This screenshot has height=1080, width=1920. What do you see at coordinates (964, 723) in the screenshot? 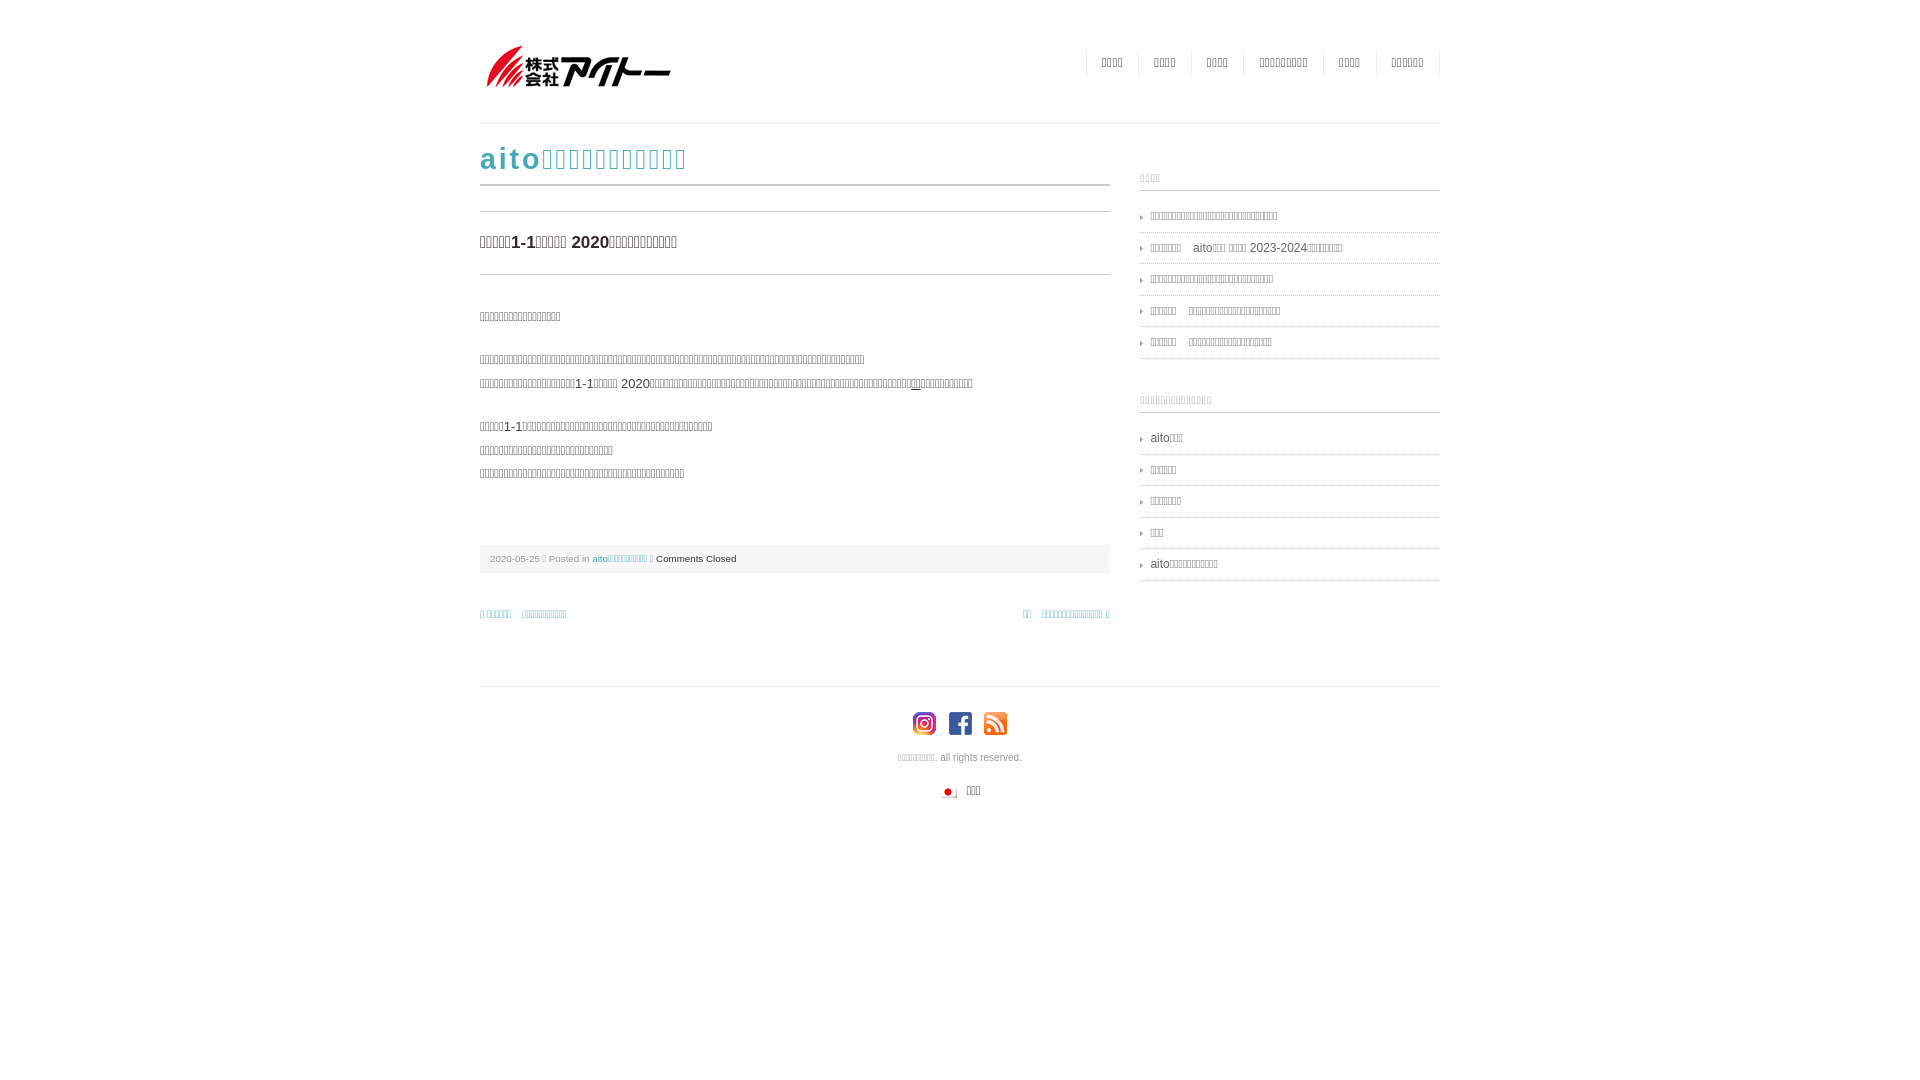
I see `'Facebook'` at bounding box center [964, 723].